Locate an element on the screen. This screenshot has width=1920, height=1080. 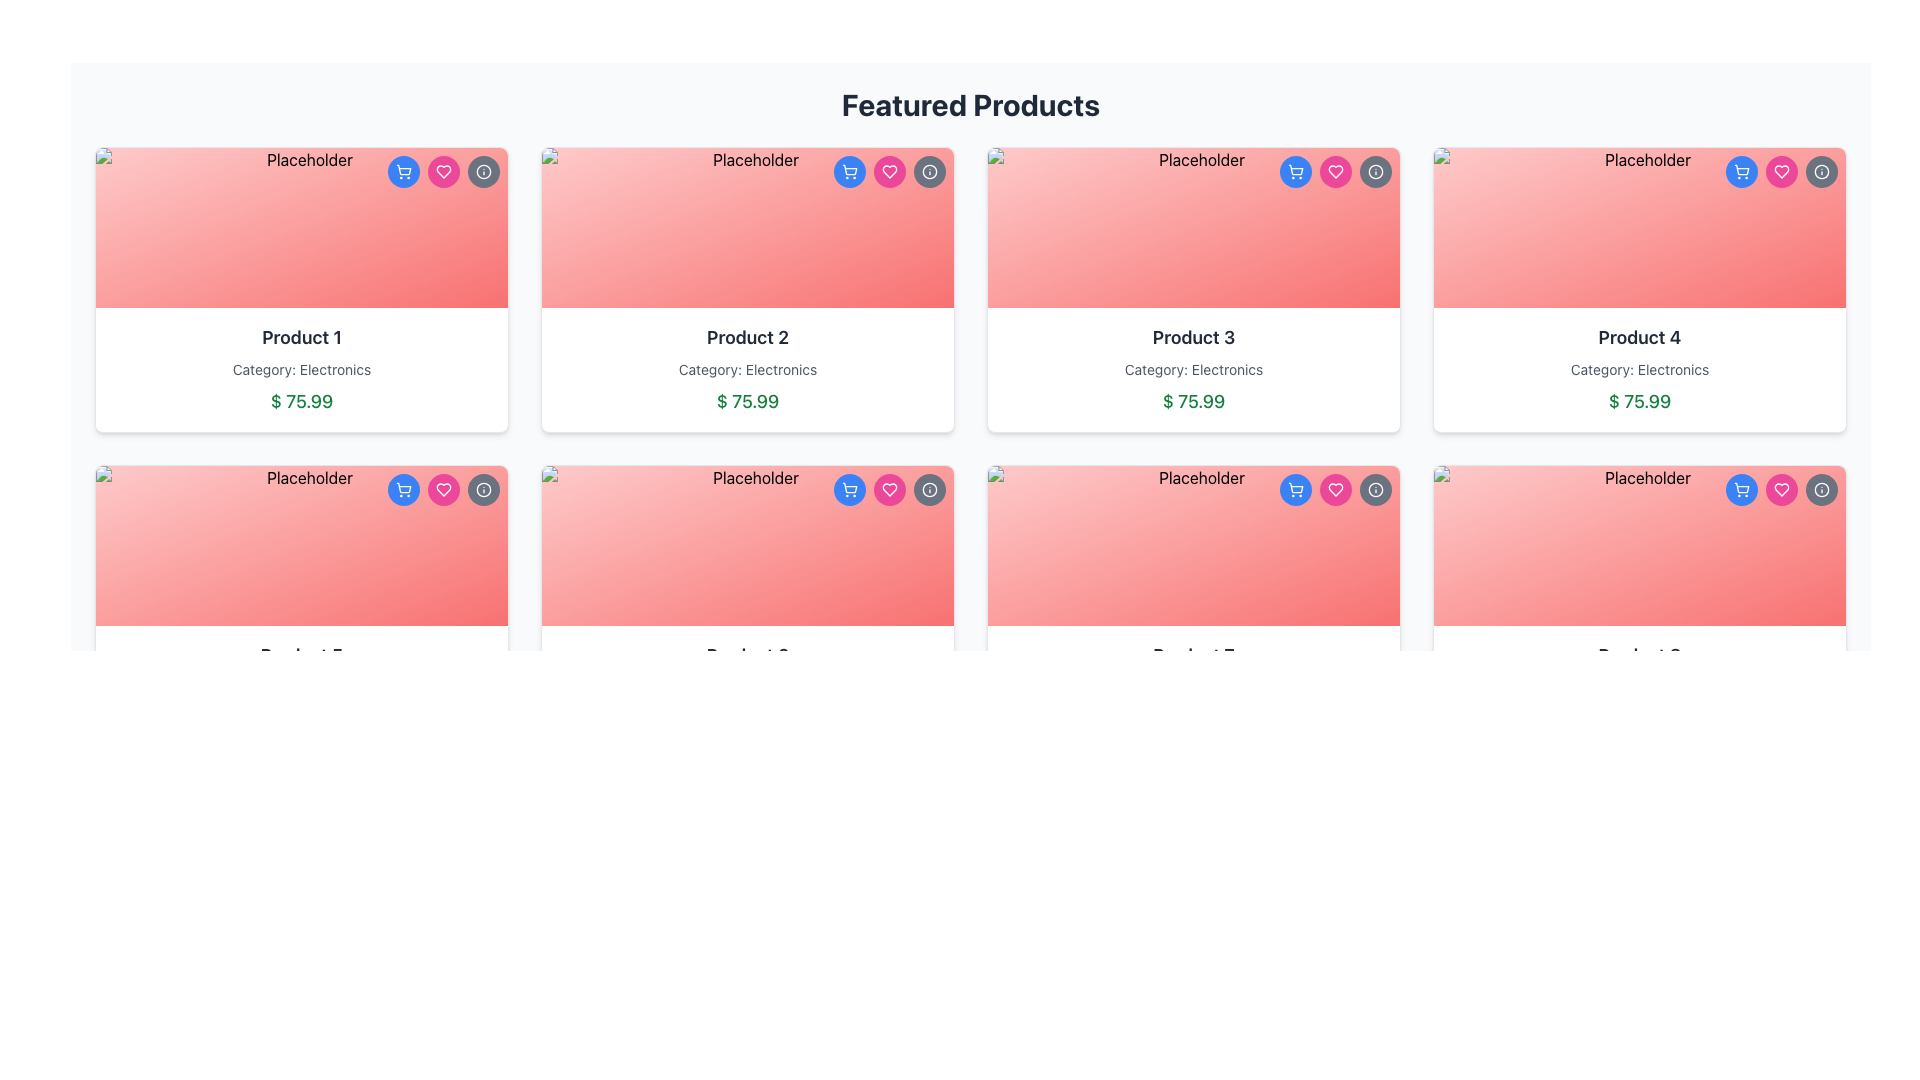
the Image Display Area in the card labeled 'Product 2', which is positioned in the second column of the first row in a grid layout is located at coordinates (747, 226).